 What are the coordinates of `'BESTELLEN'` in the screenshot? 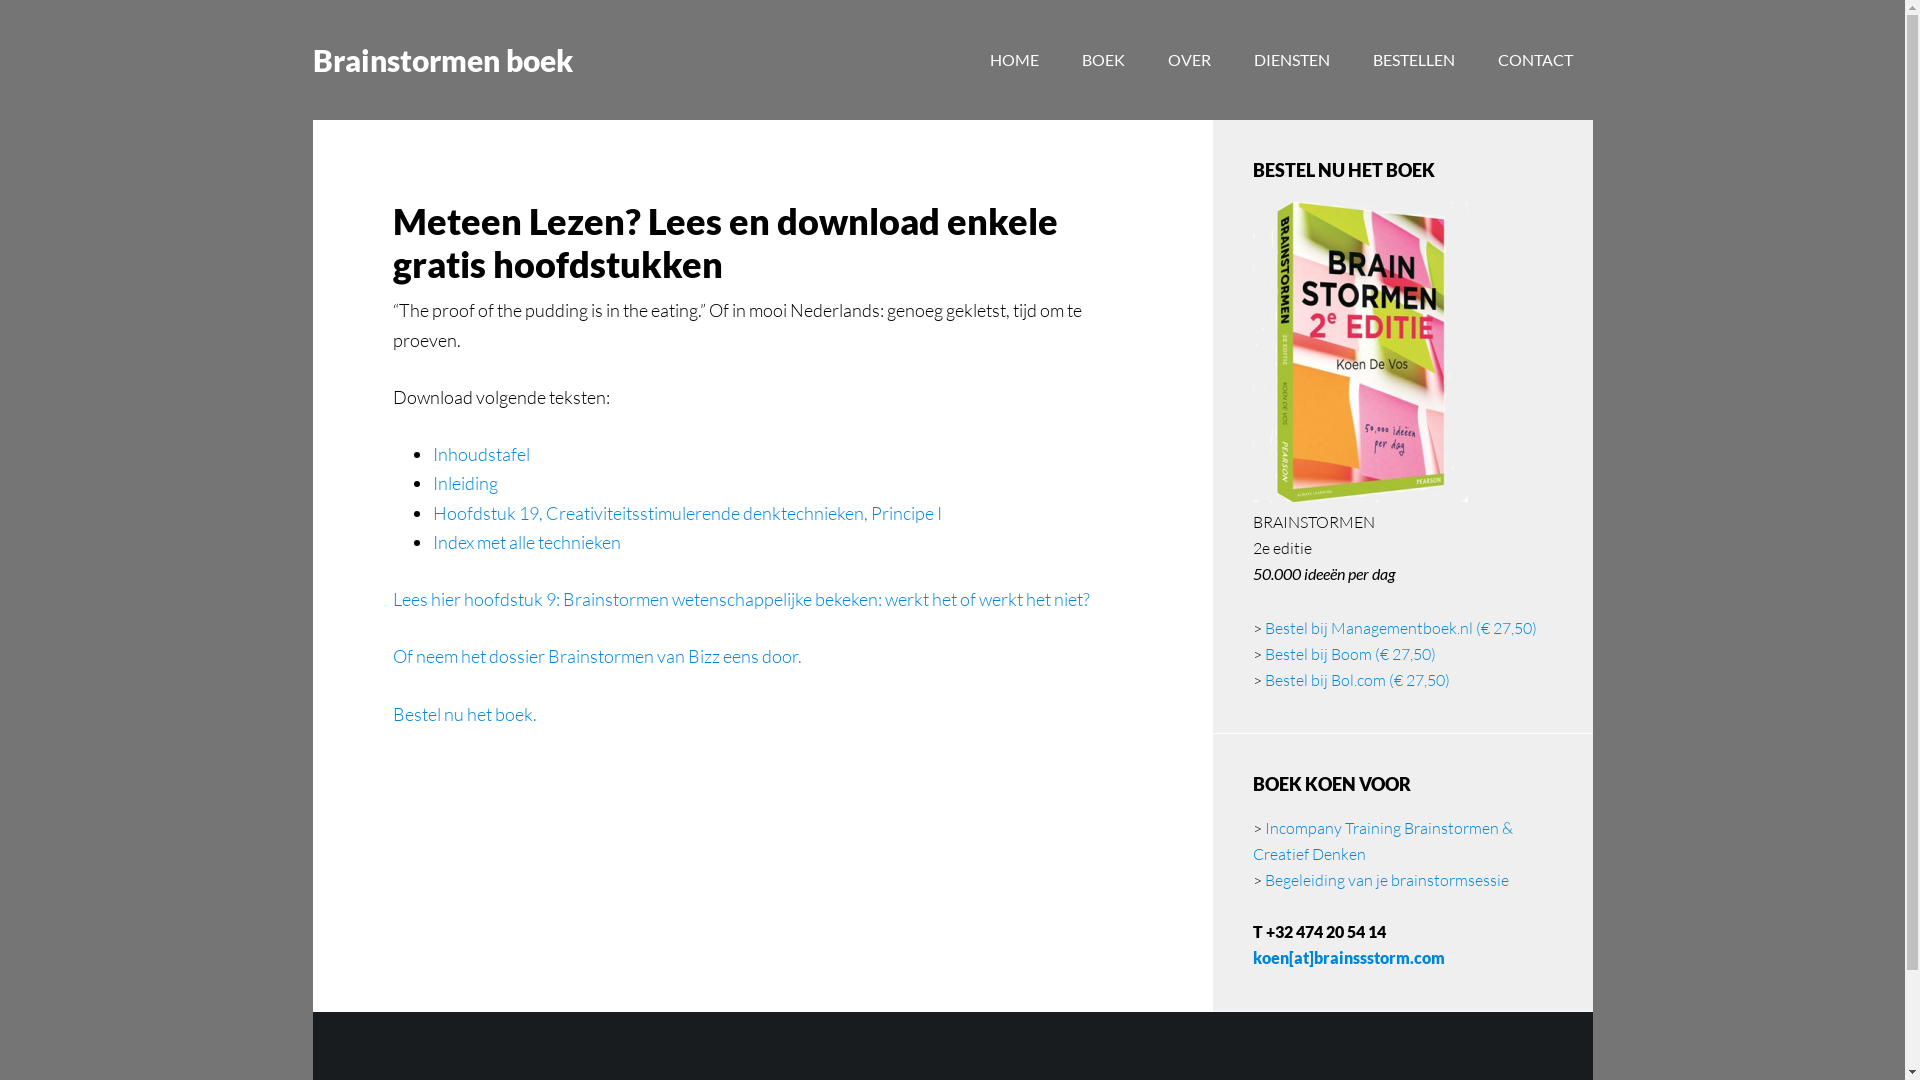 It's located at (1411, 59).